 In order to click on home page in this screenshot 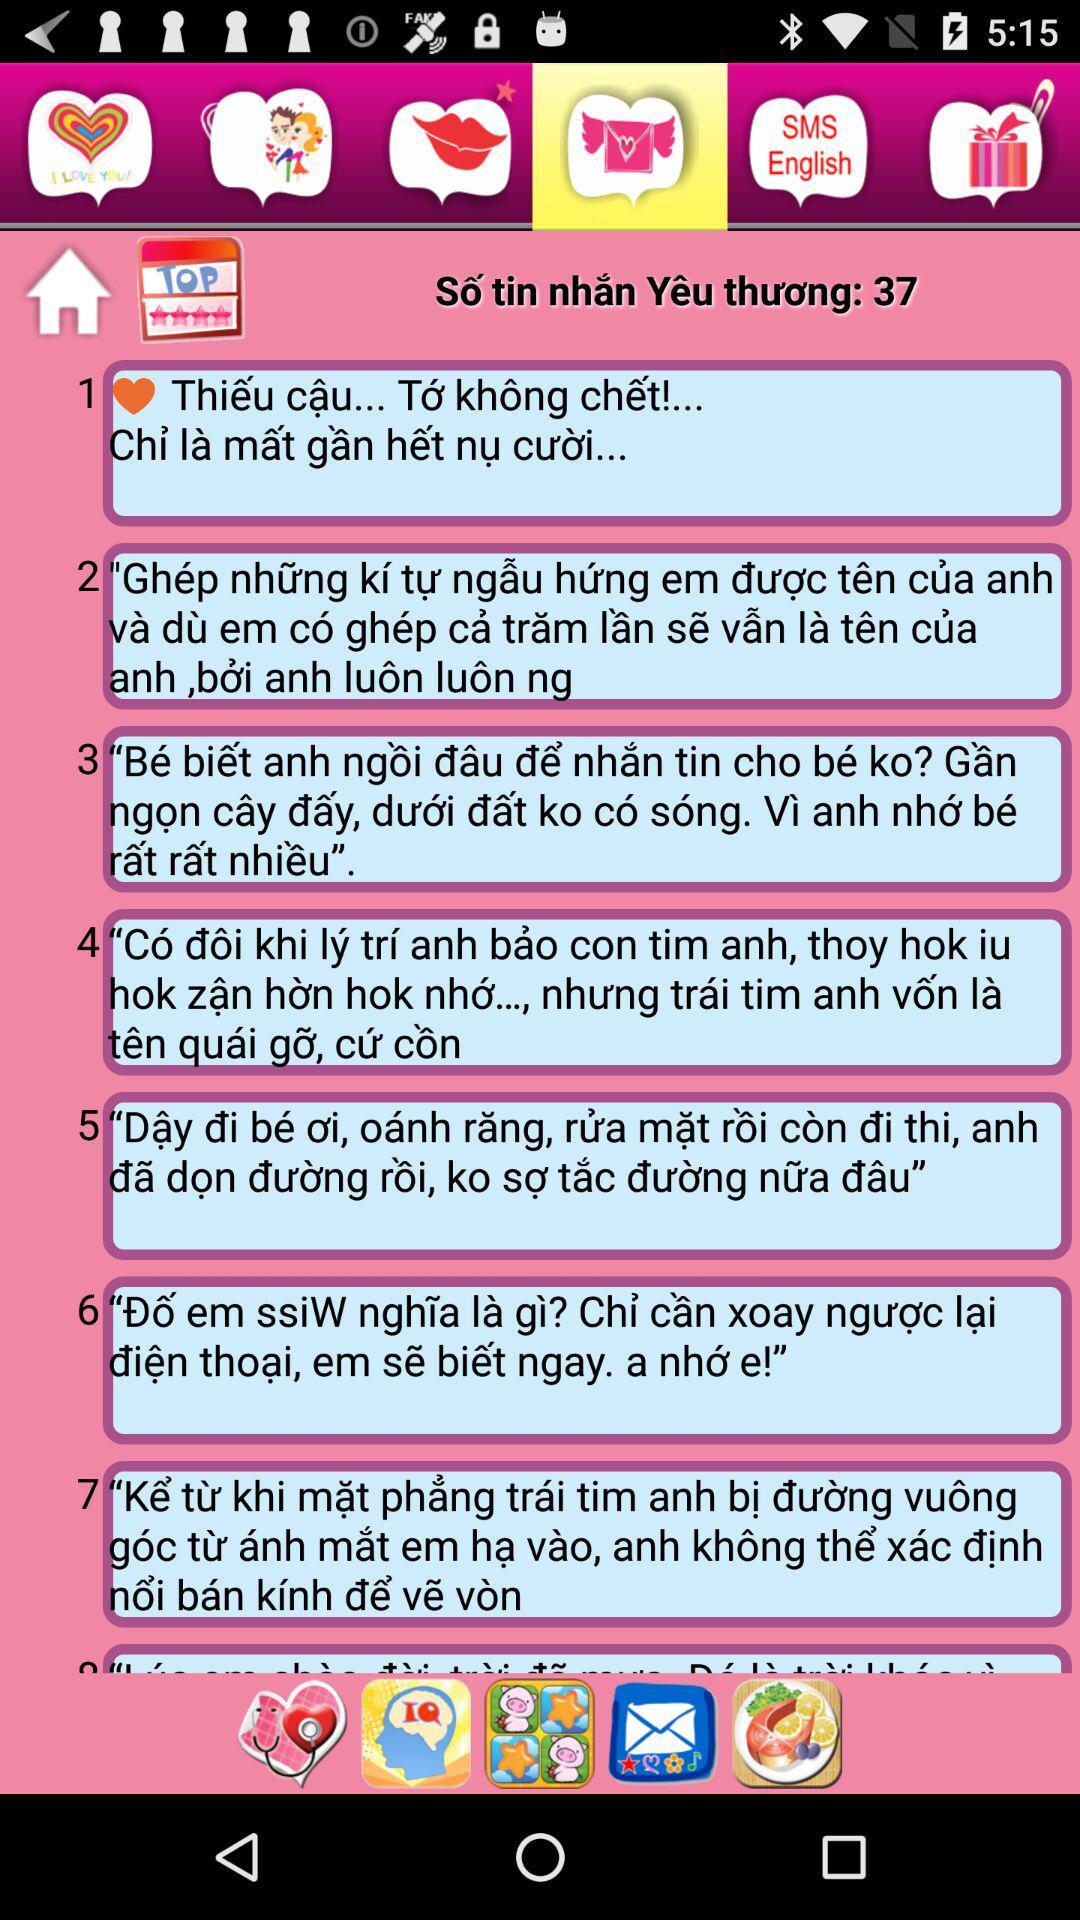, I will do `click(67, 290)`.